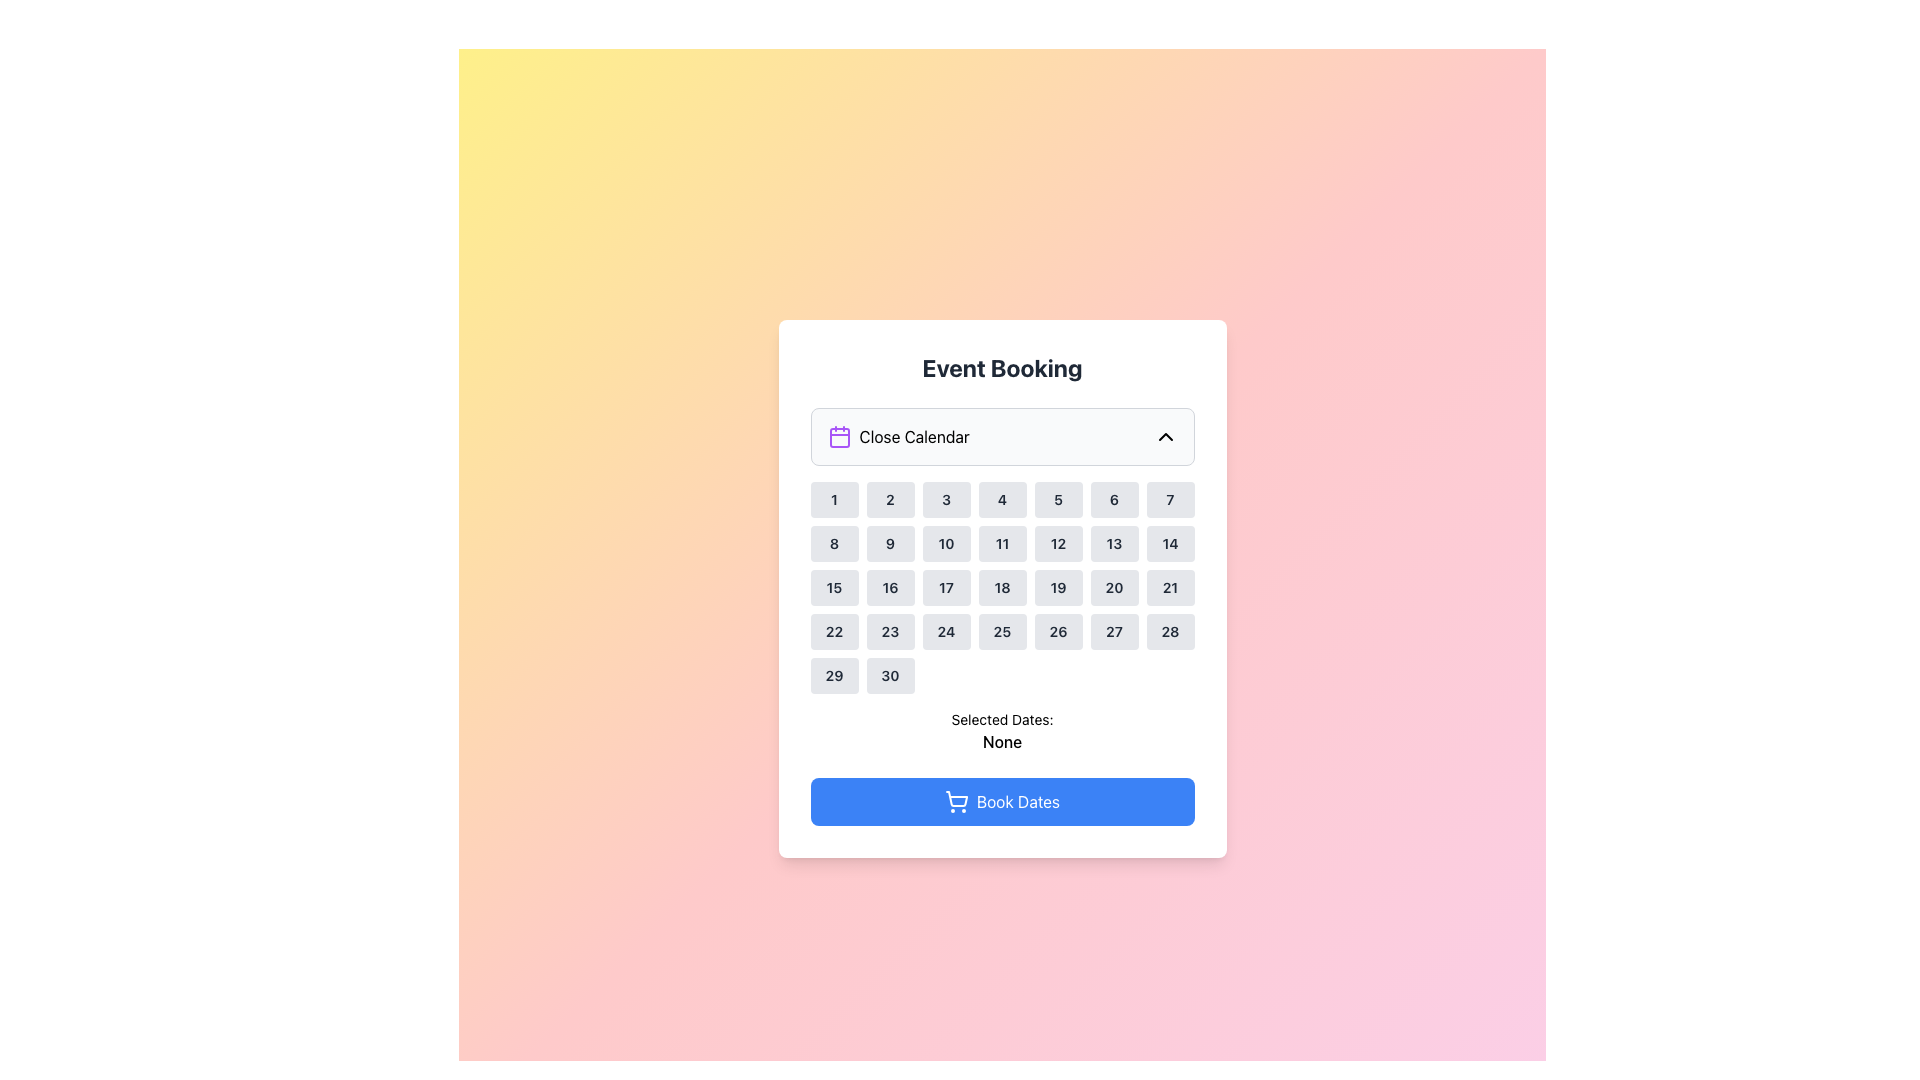  I want to click on the button located in the second row, fifth column of the calendar grid within the 'Event Booking' section, so click(1057, 543).